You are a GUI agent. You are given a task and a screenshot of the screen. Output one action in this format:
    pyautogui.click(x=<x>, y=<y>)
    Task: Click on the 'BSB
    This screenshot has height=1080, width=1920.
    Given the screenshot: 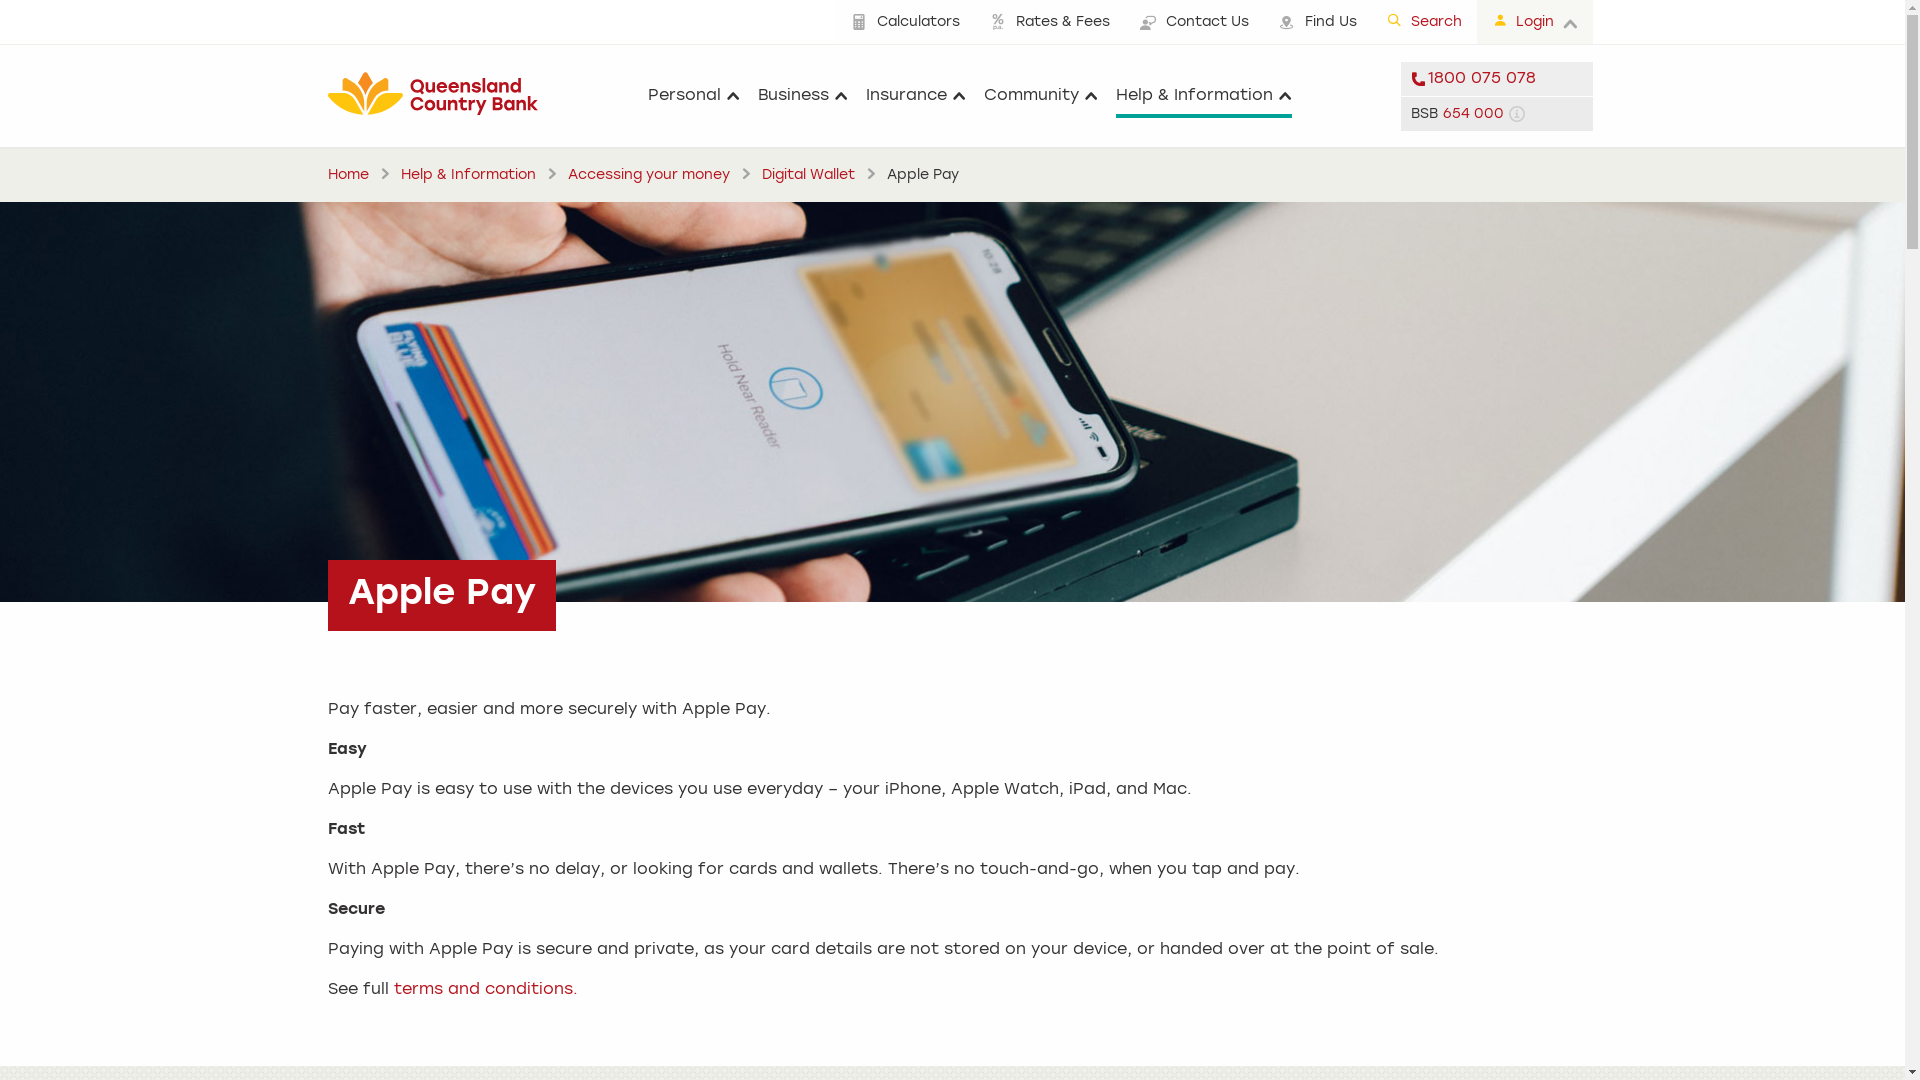 What is the action you would take?
    pyautogui.click(x=1496, y=112)
    